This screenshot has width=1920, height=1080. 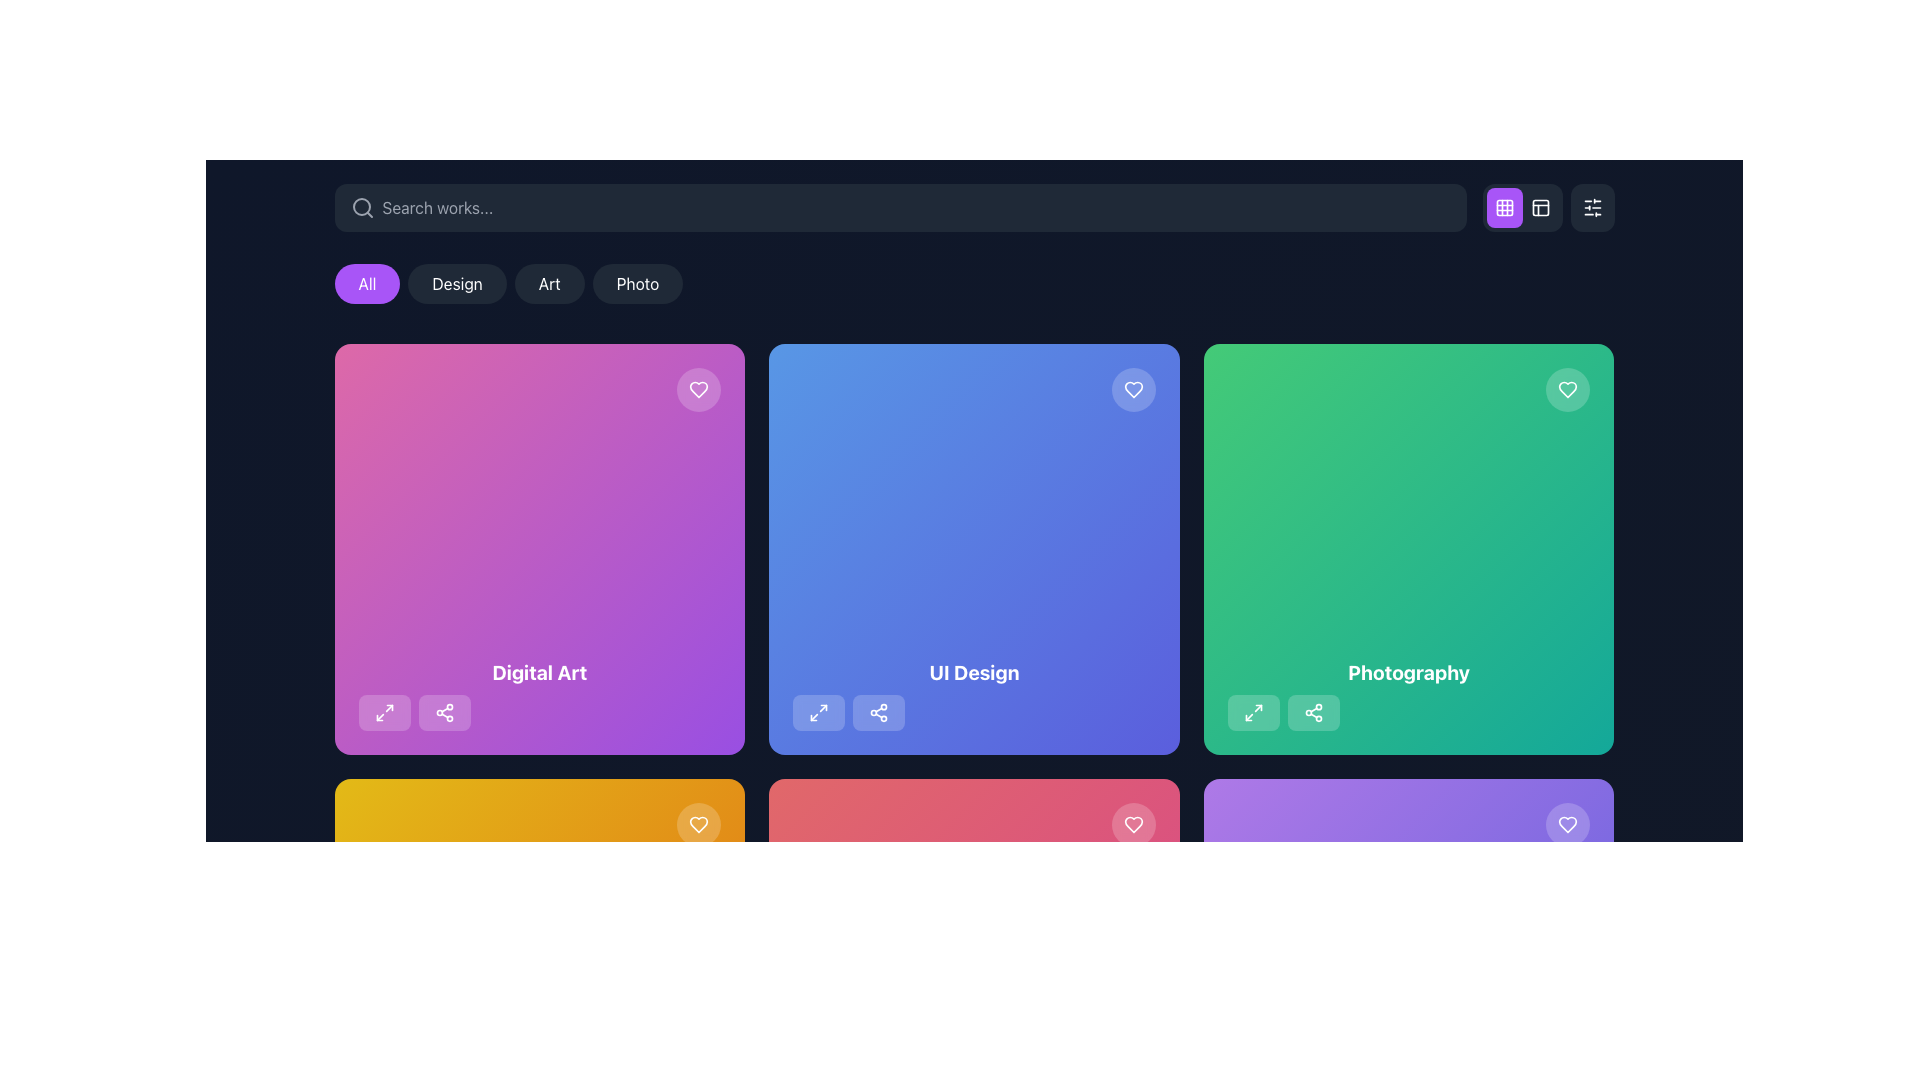 What do you see at coordinates (699, 824) in the screenshot?
I see `the heart icon button located in the top-right corner of the yellow card, which allows users to express a liking or favoriting action` at bounding box center [699, 824].